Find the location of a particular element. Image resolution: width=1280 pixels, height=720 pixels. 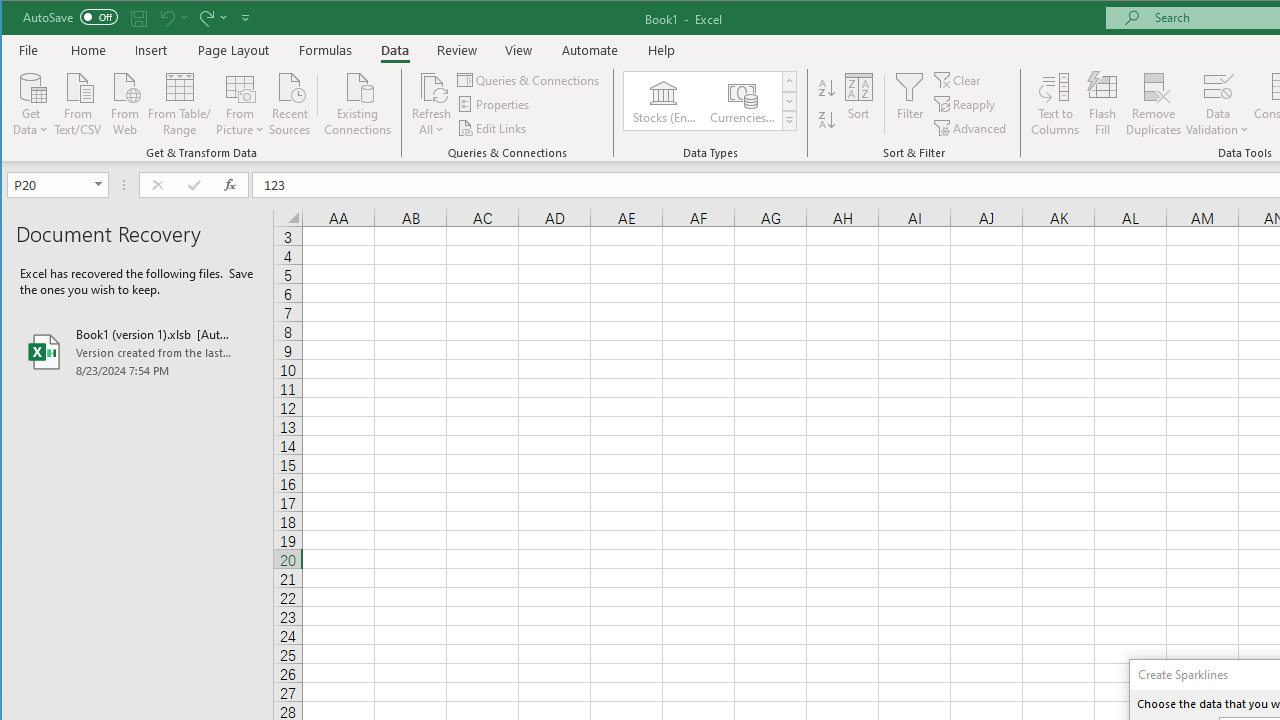

'Remove Duplicates' is located at coordinates (1153, 104).